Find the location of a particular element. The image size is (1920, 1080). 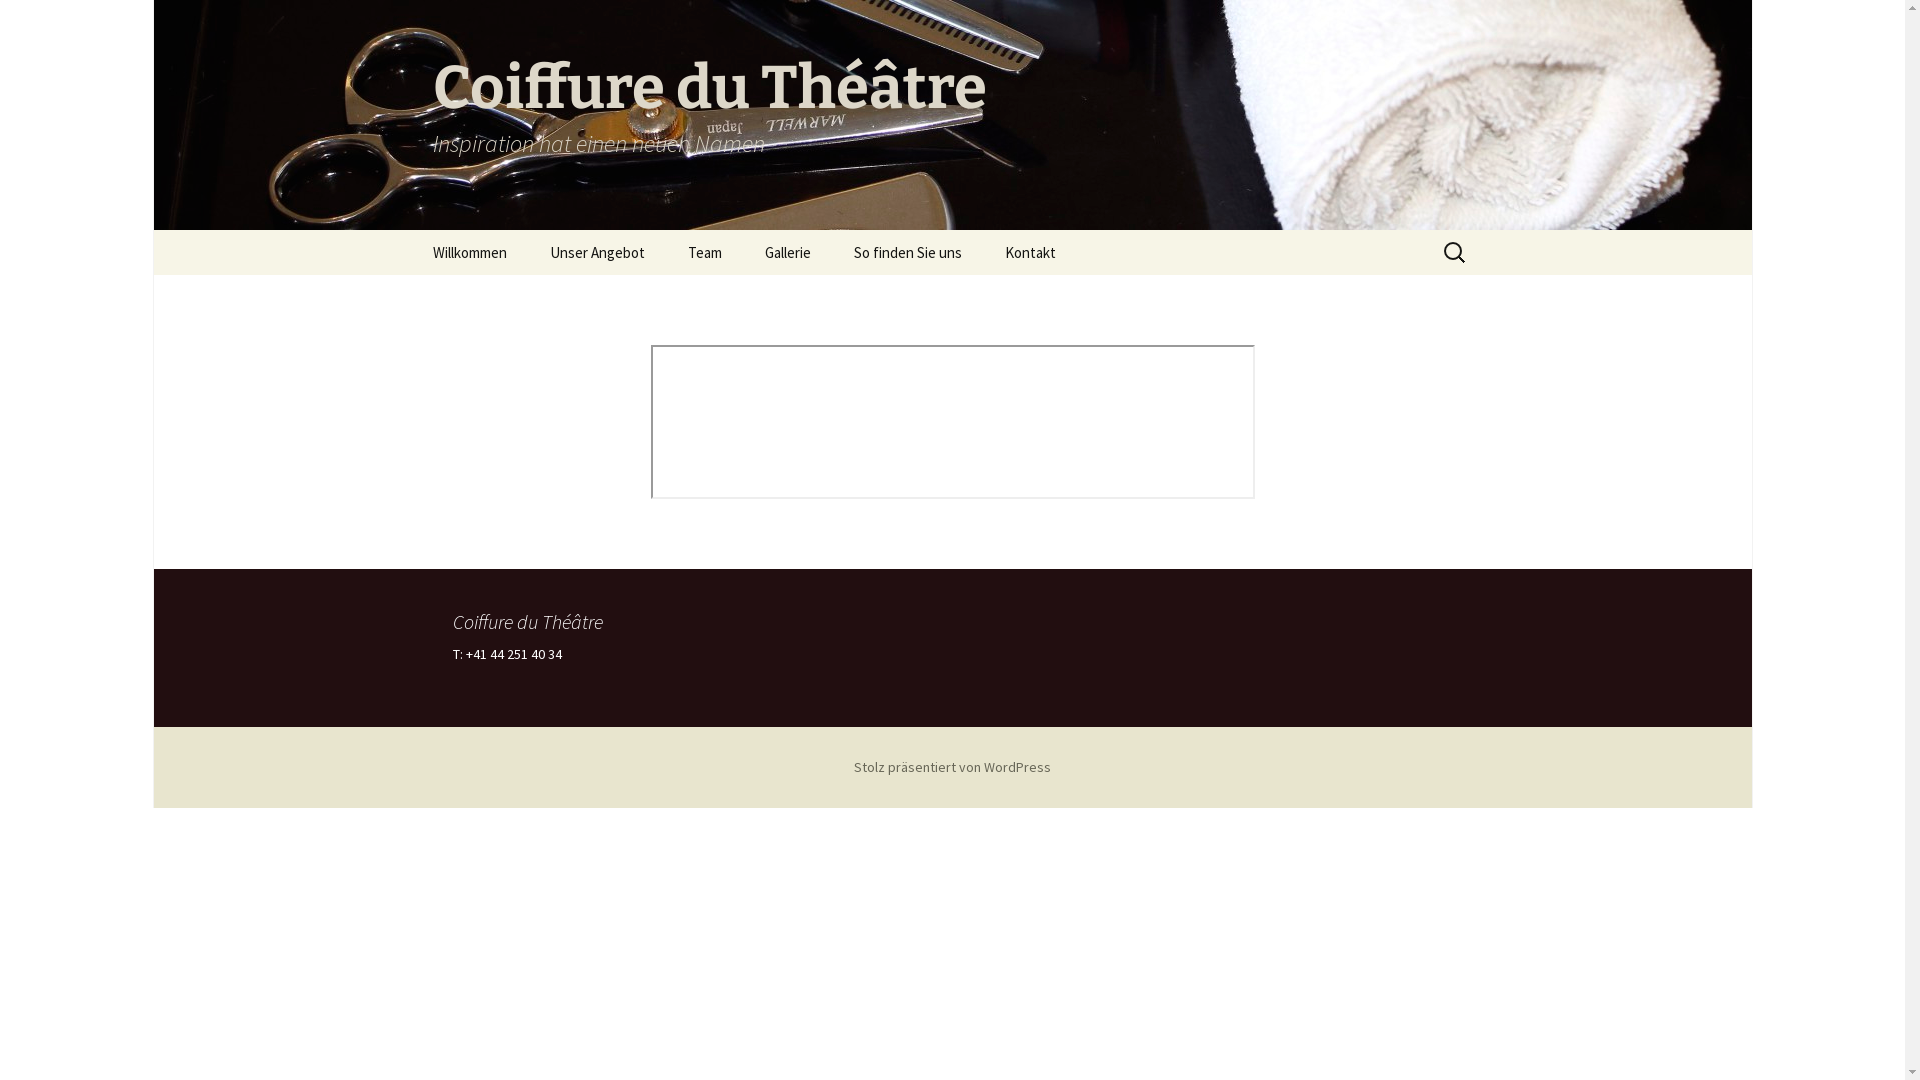

'Suche' is located at coordinates (24, 22).